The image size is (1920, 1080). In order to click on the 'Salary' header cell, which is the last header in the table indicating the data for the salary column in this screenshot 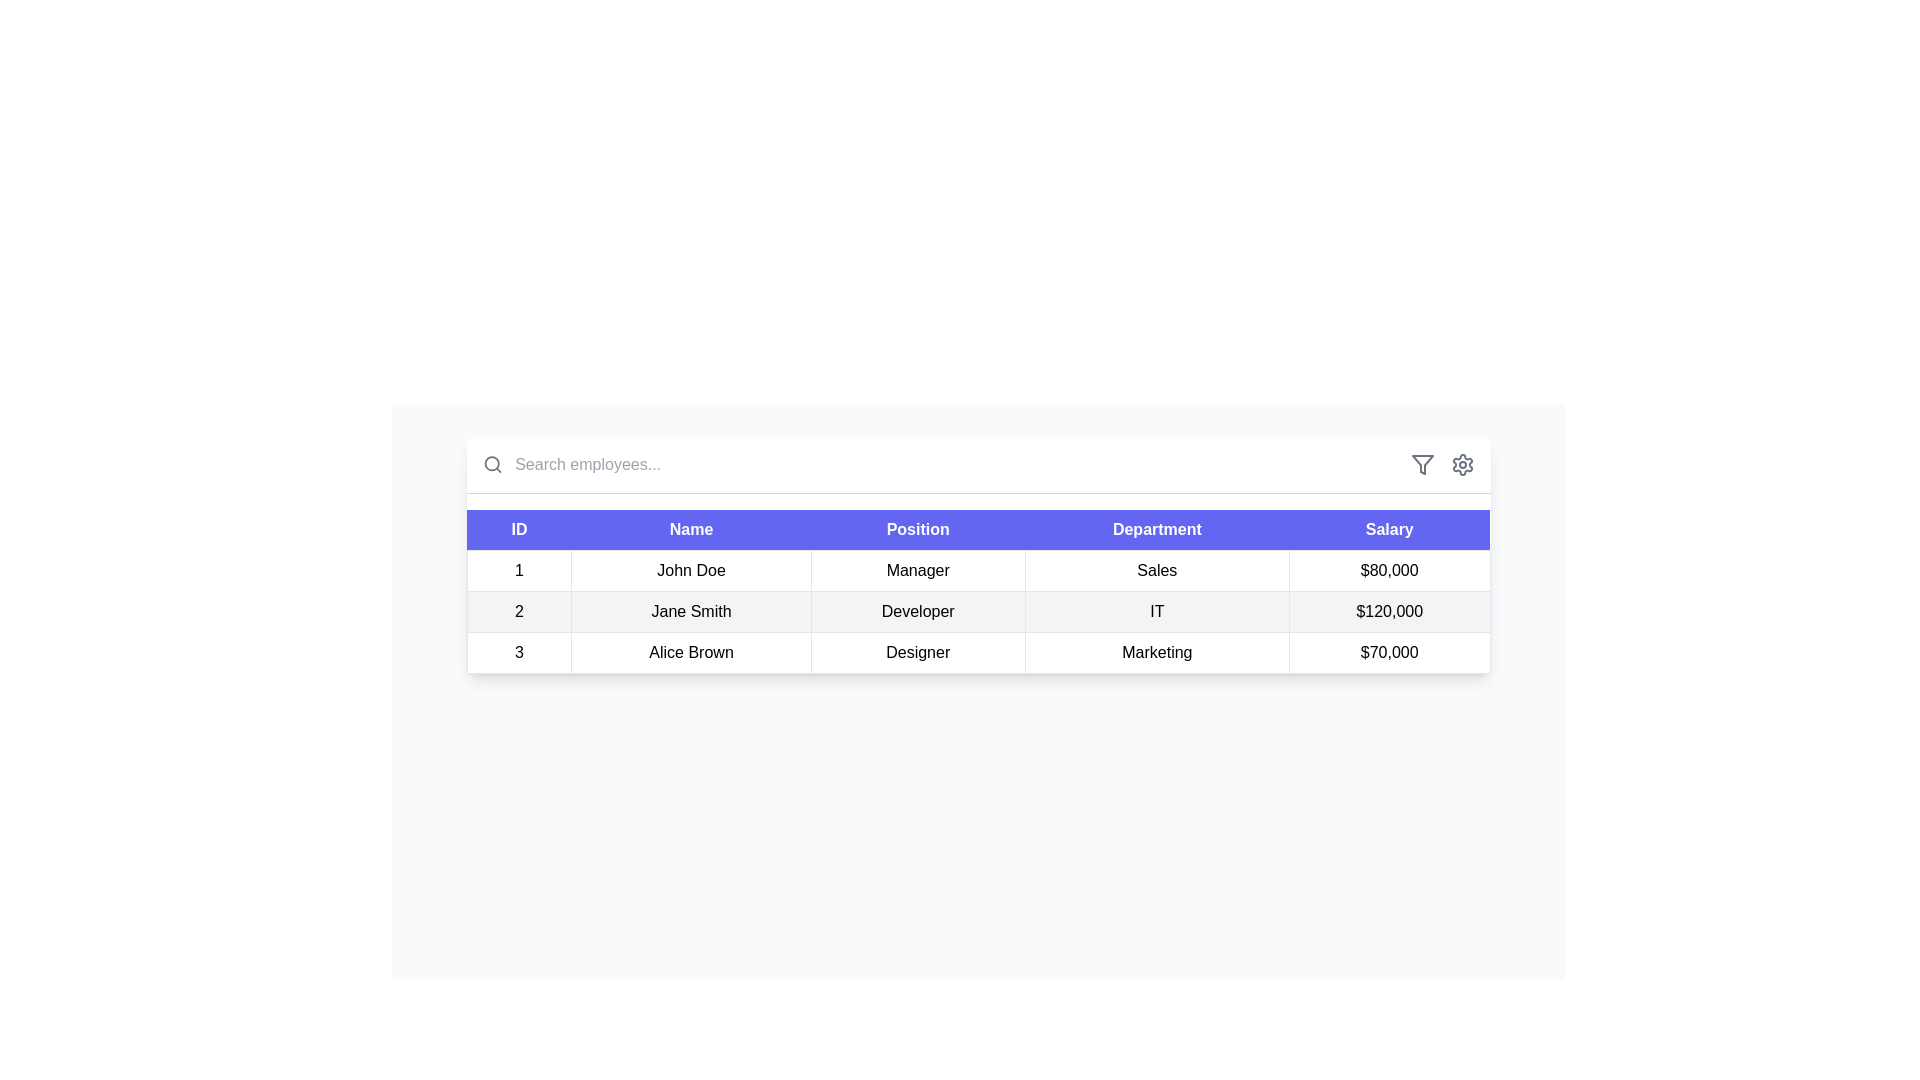, I will do `click(1388, 529)`.